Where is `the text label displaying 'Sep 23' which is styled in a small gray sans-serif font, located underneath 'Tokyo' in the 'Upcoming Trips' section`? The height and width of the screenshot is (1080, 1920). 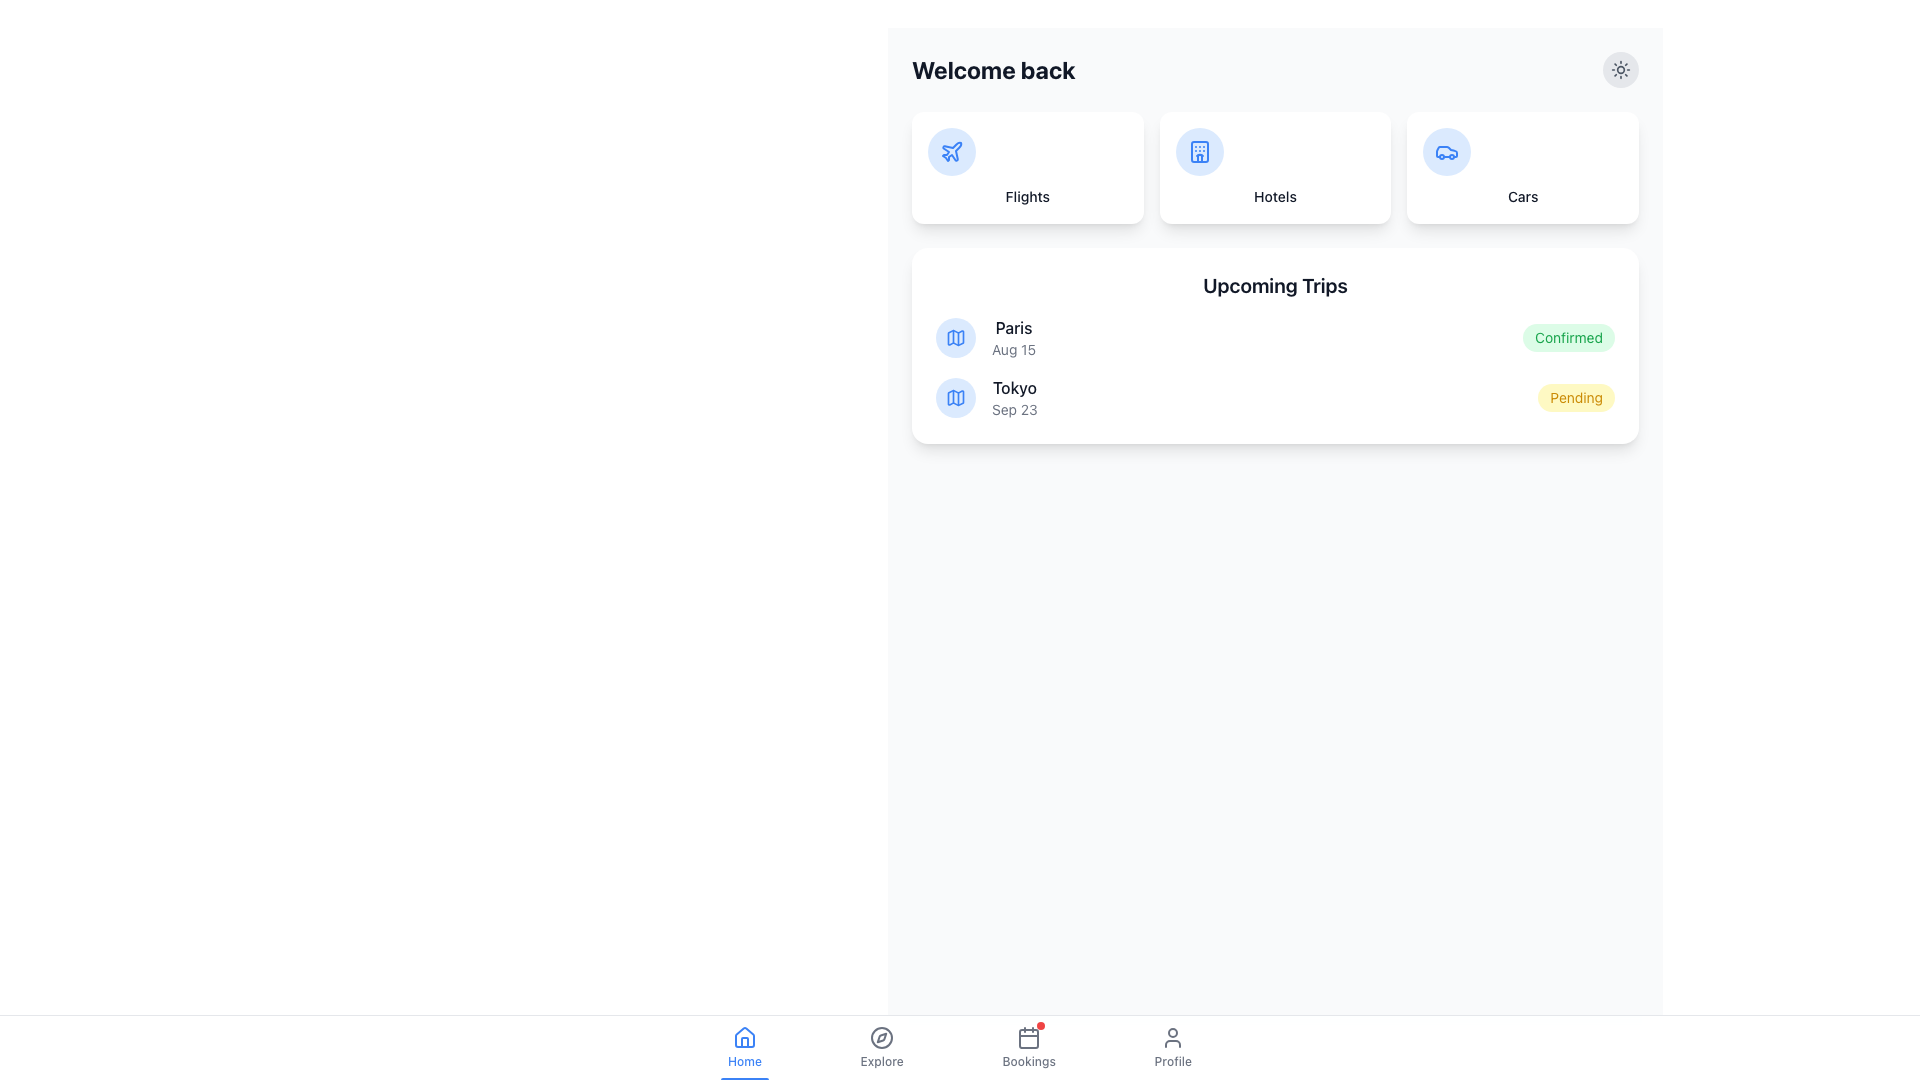 the text label displaying 'Sep 23' which is styled in a small gray sans-serif font, located underneath 'Tokyo' in the 'Upcoming Trips' section is located at coordinates (1014, 408).